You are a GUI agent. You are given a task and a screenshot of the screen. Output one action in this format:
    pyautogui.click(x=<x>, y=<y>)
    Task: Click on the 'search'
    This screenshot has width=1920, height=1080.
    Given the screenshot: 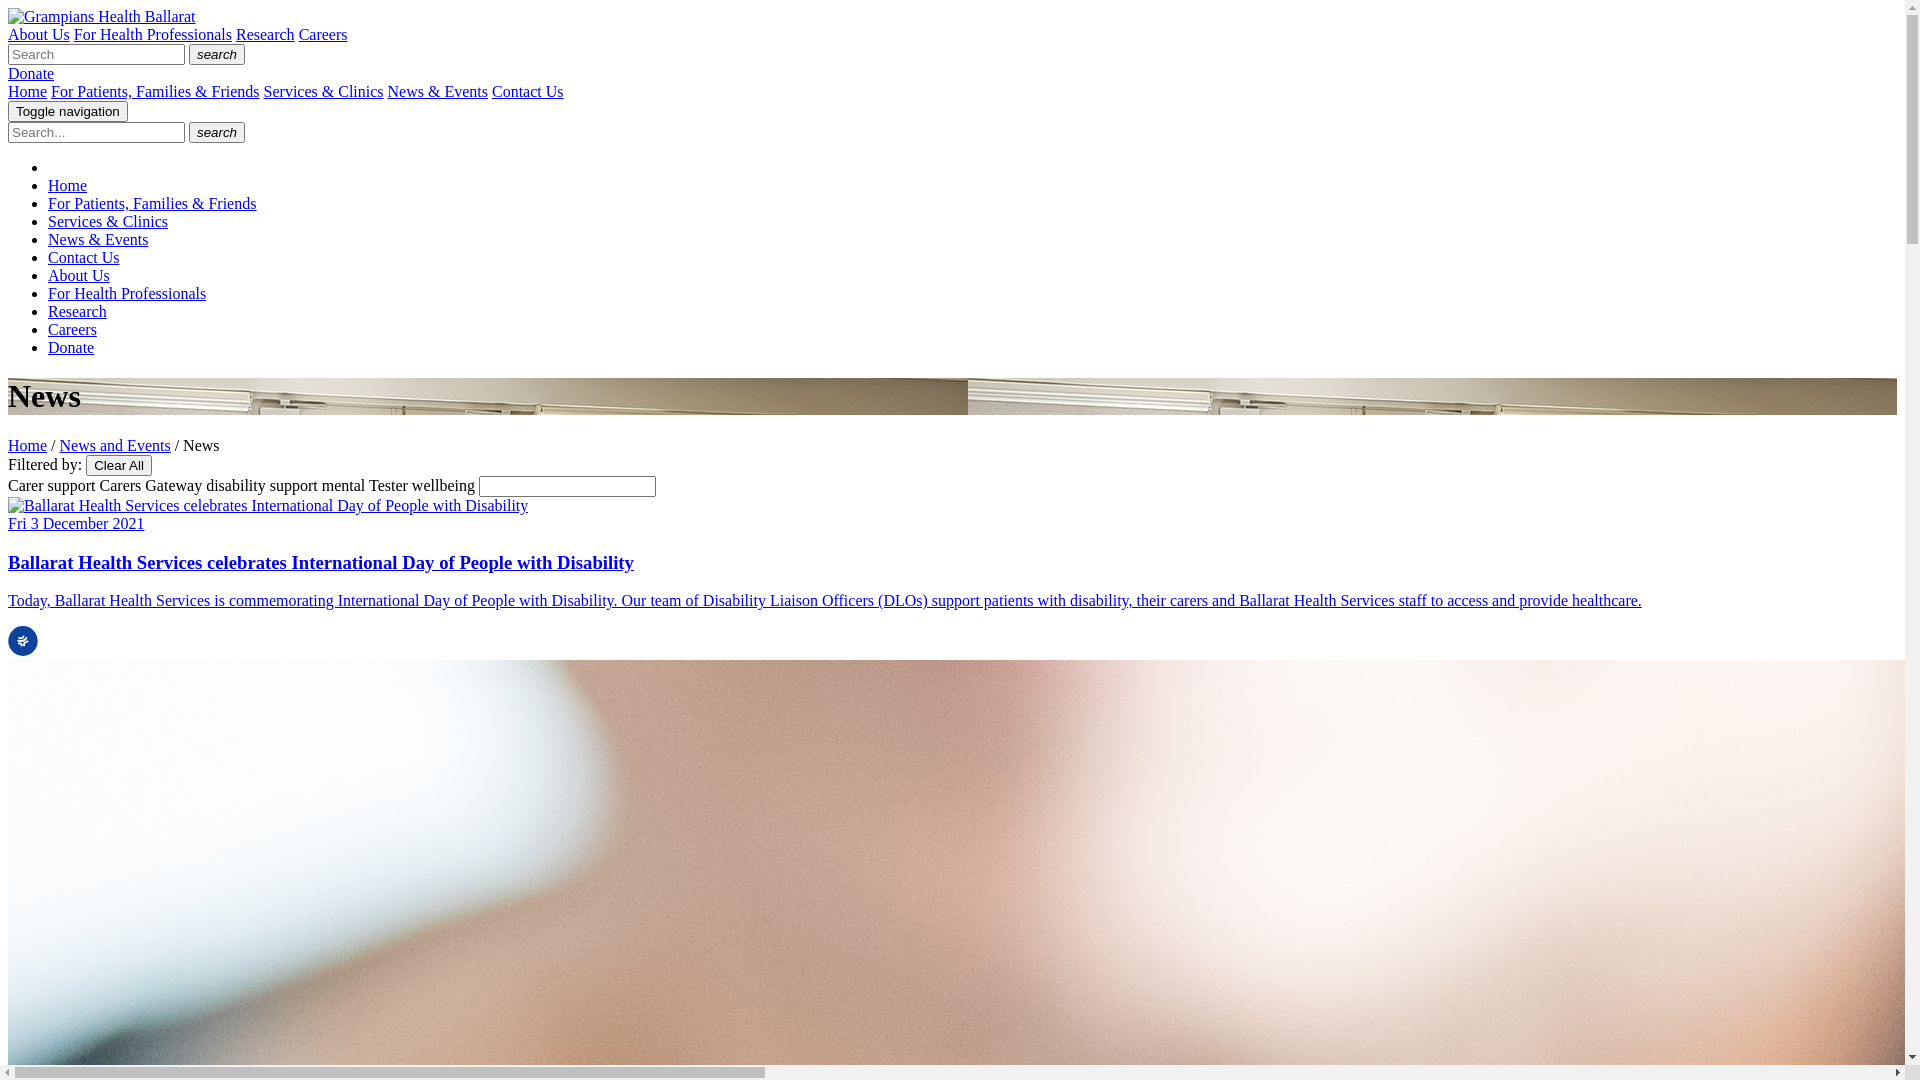 What is the action you would take?
    pyautogui.click(x=188, y=132)
    